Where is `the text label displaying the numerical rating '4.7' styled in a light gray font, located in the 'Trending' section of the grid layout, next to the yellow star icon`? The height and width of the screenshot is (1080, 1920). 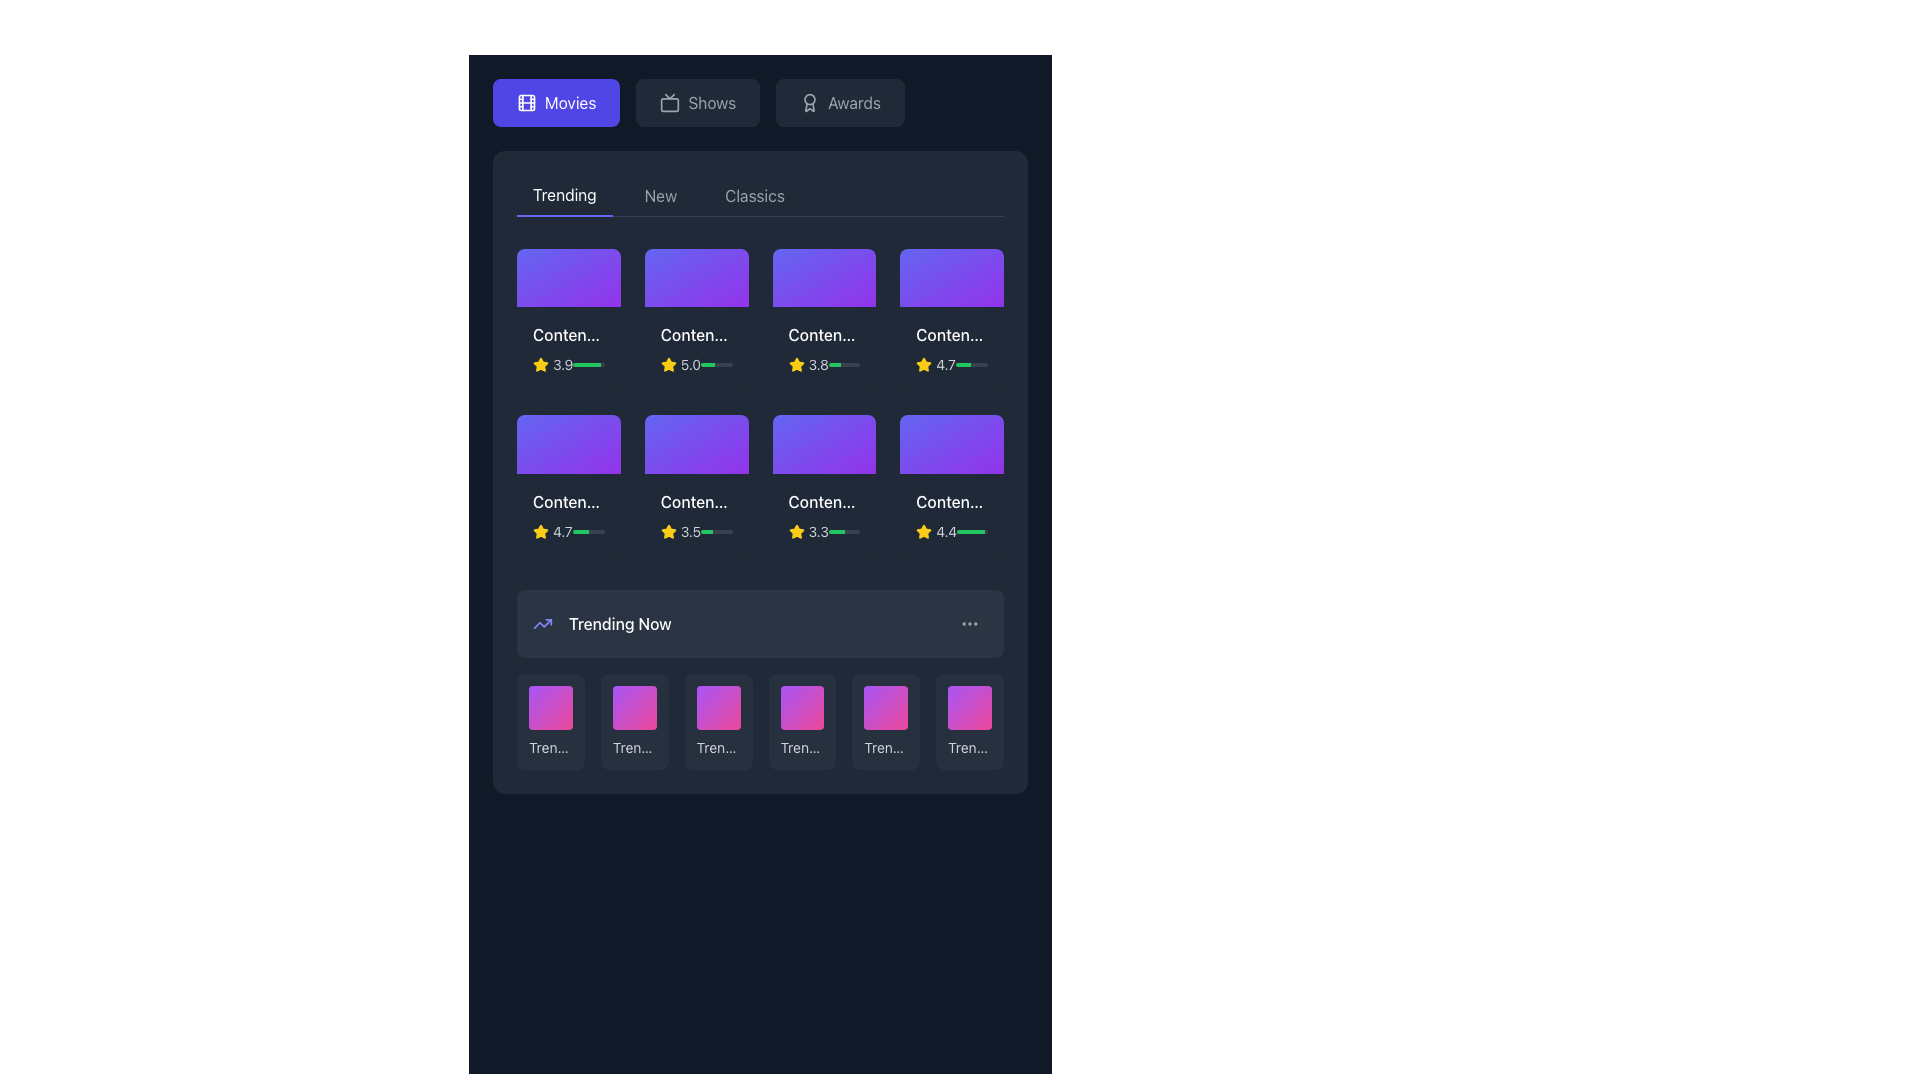 the text label displaying the numerical rating '4.7' styled in a light gray font, located in the 'Trending' section of the grid layout, next to the yellow star icon is located at coordinates (552, 530).